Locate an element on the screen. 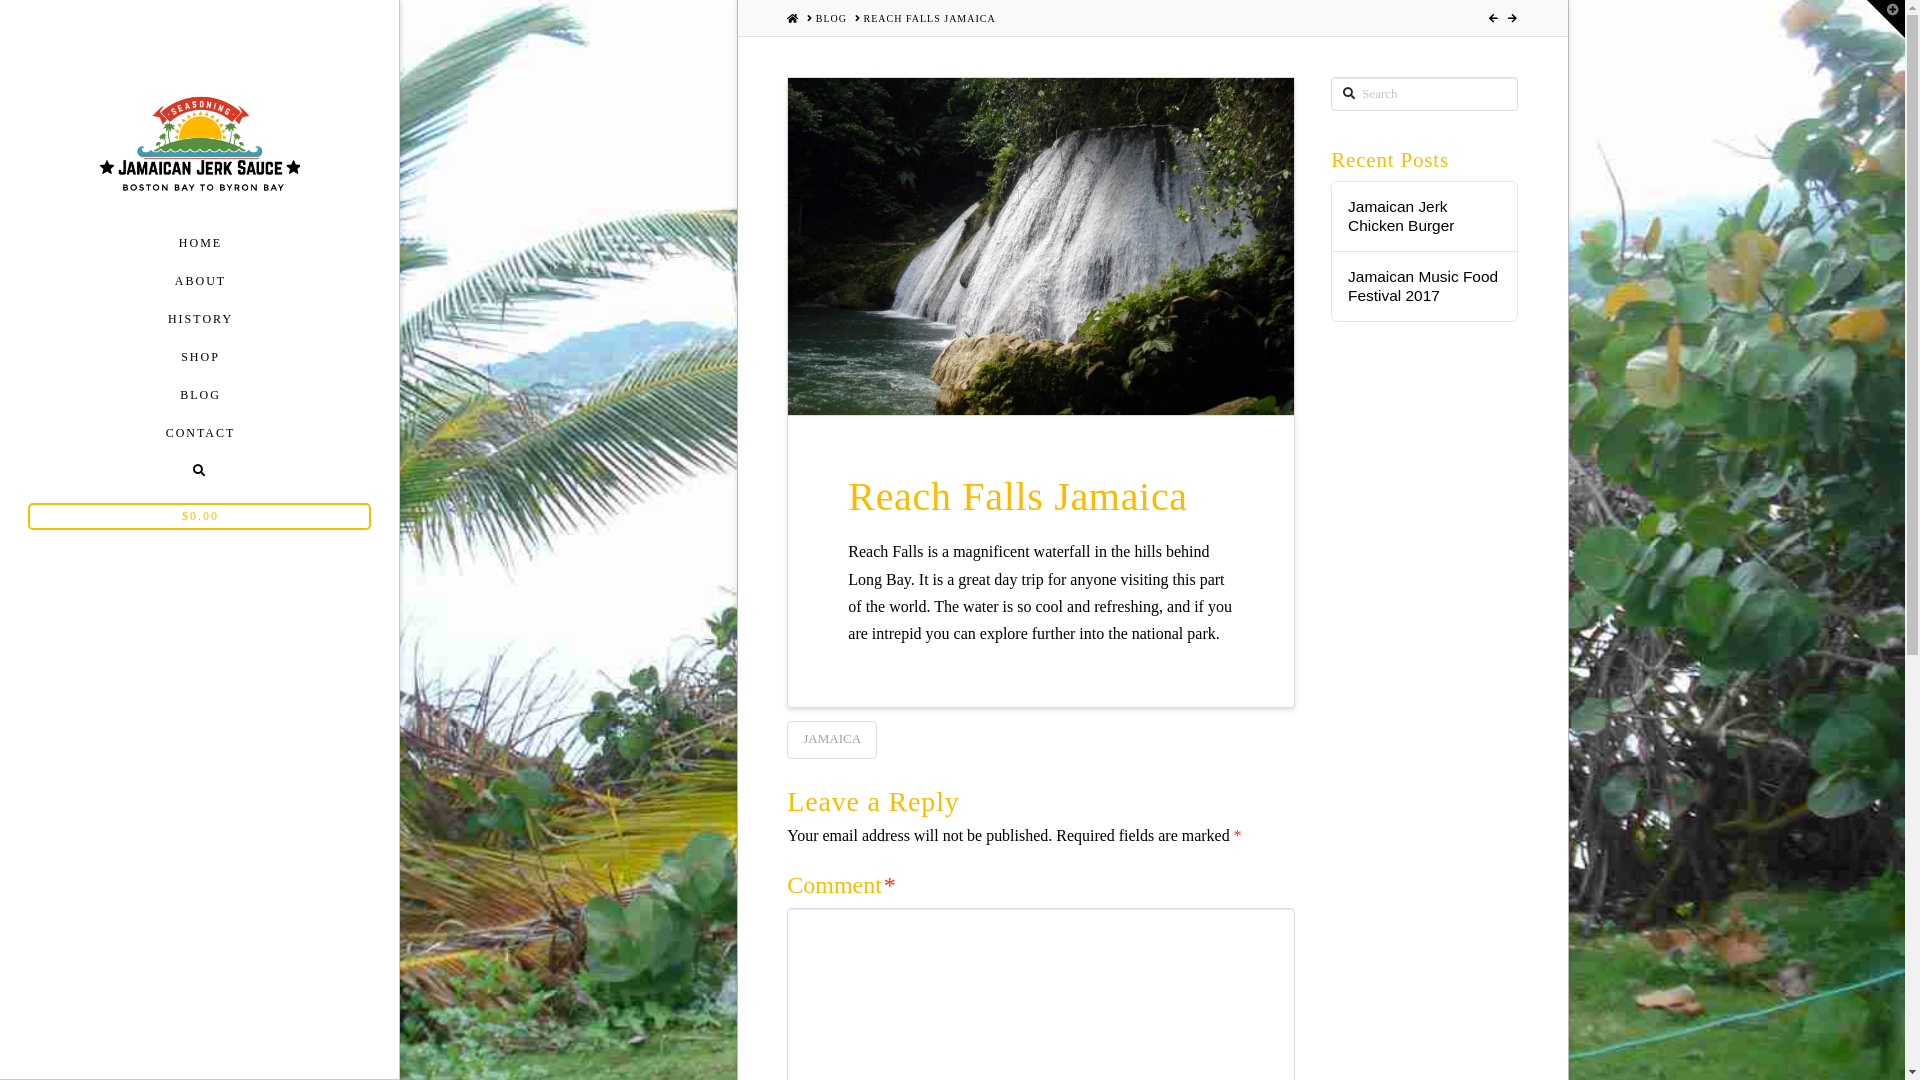  'CONTACT' is located at coordinates (199, 431).